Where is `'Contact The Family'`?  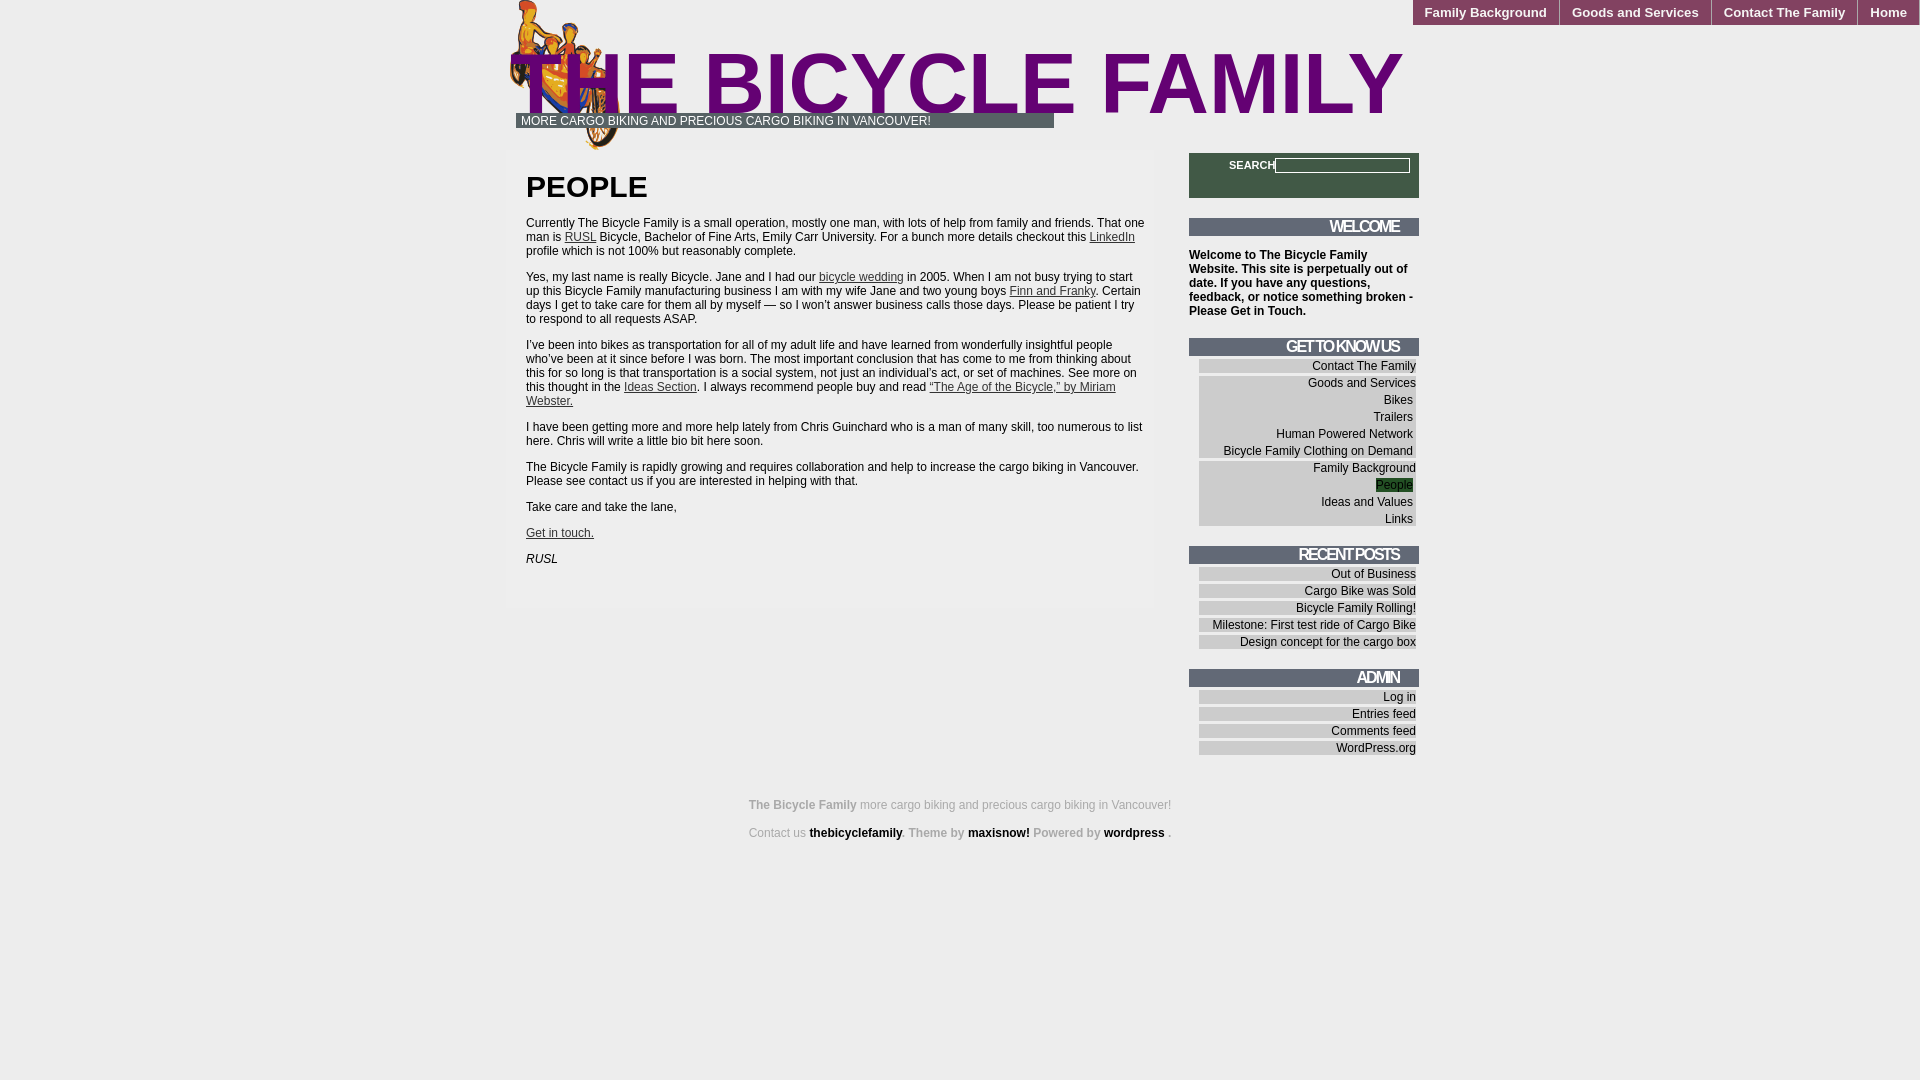 'Contact The Family' is located at coordinates (1785, 12).